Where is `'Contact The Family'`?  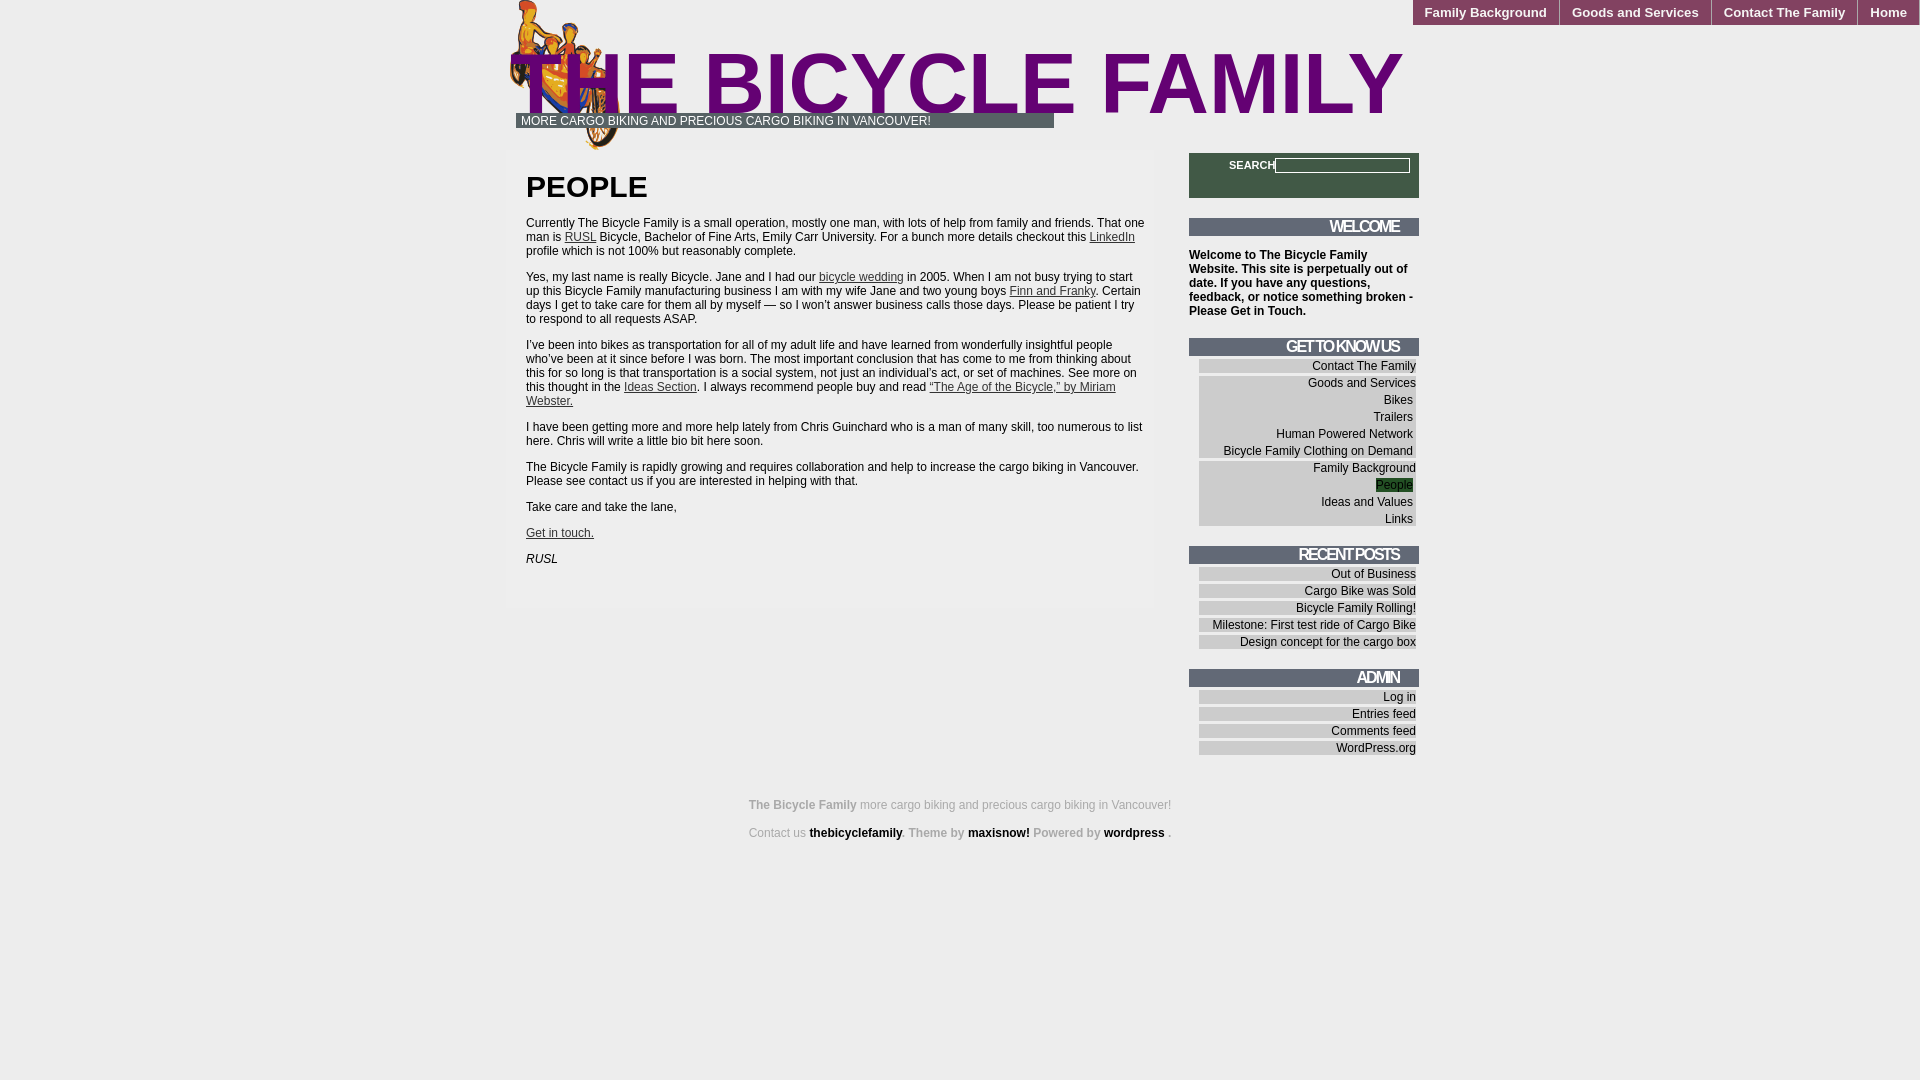 'Contact The Family' is located at coordinates (1785, 12).